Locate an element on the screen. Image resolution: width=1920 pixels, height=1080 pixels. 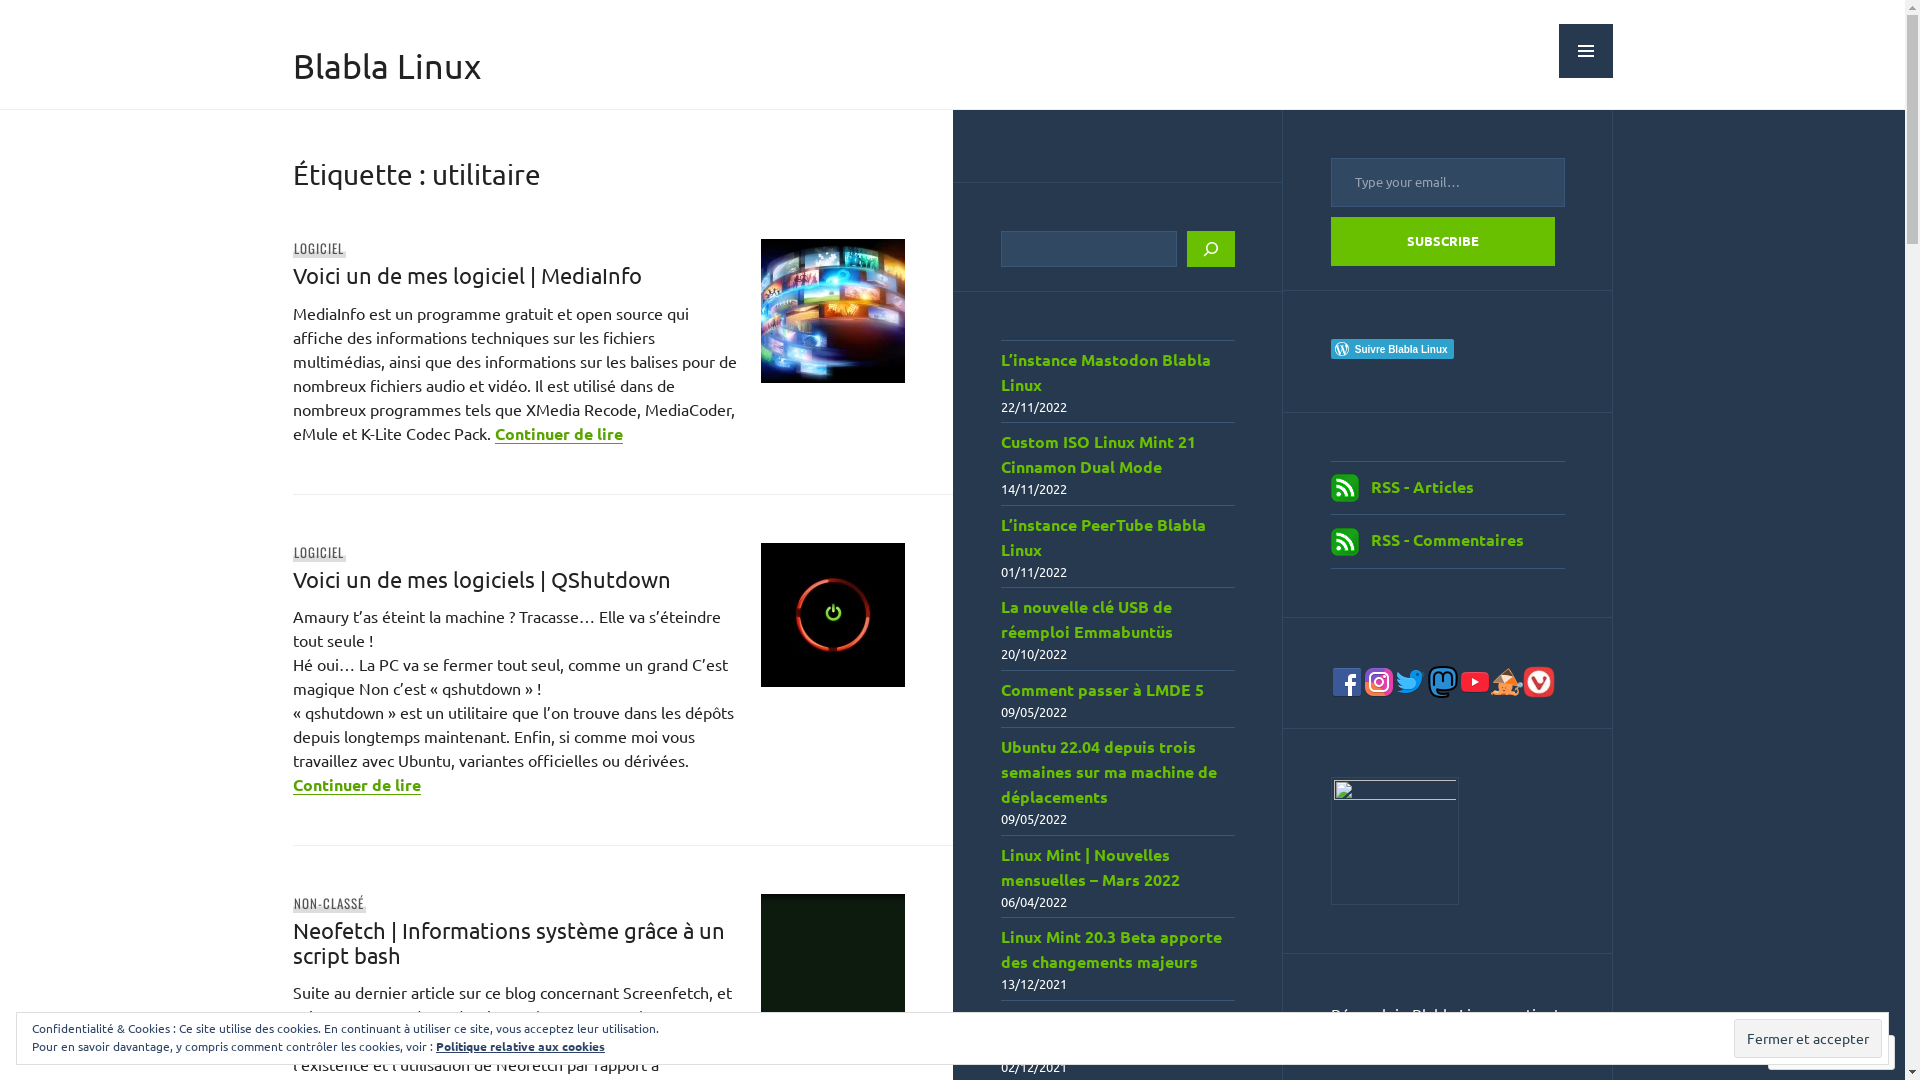
'LOGICIEL' is located at coordinates (291, 551).